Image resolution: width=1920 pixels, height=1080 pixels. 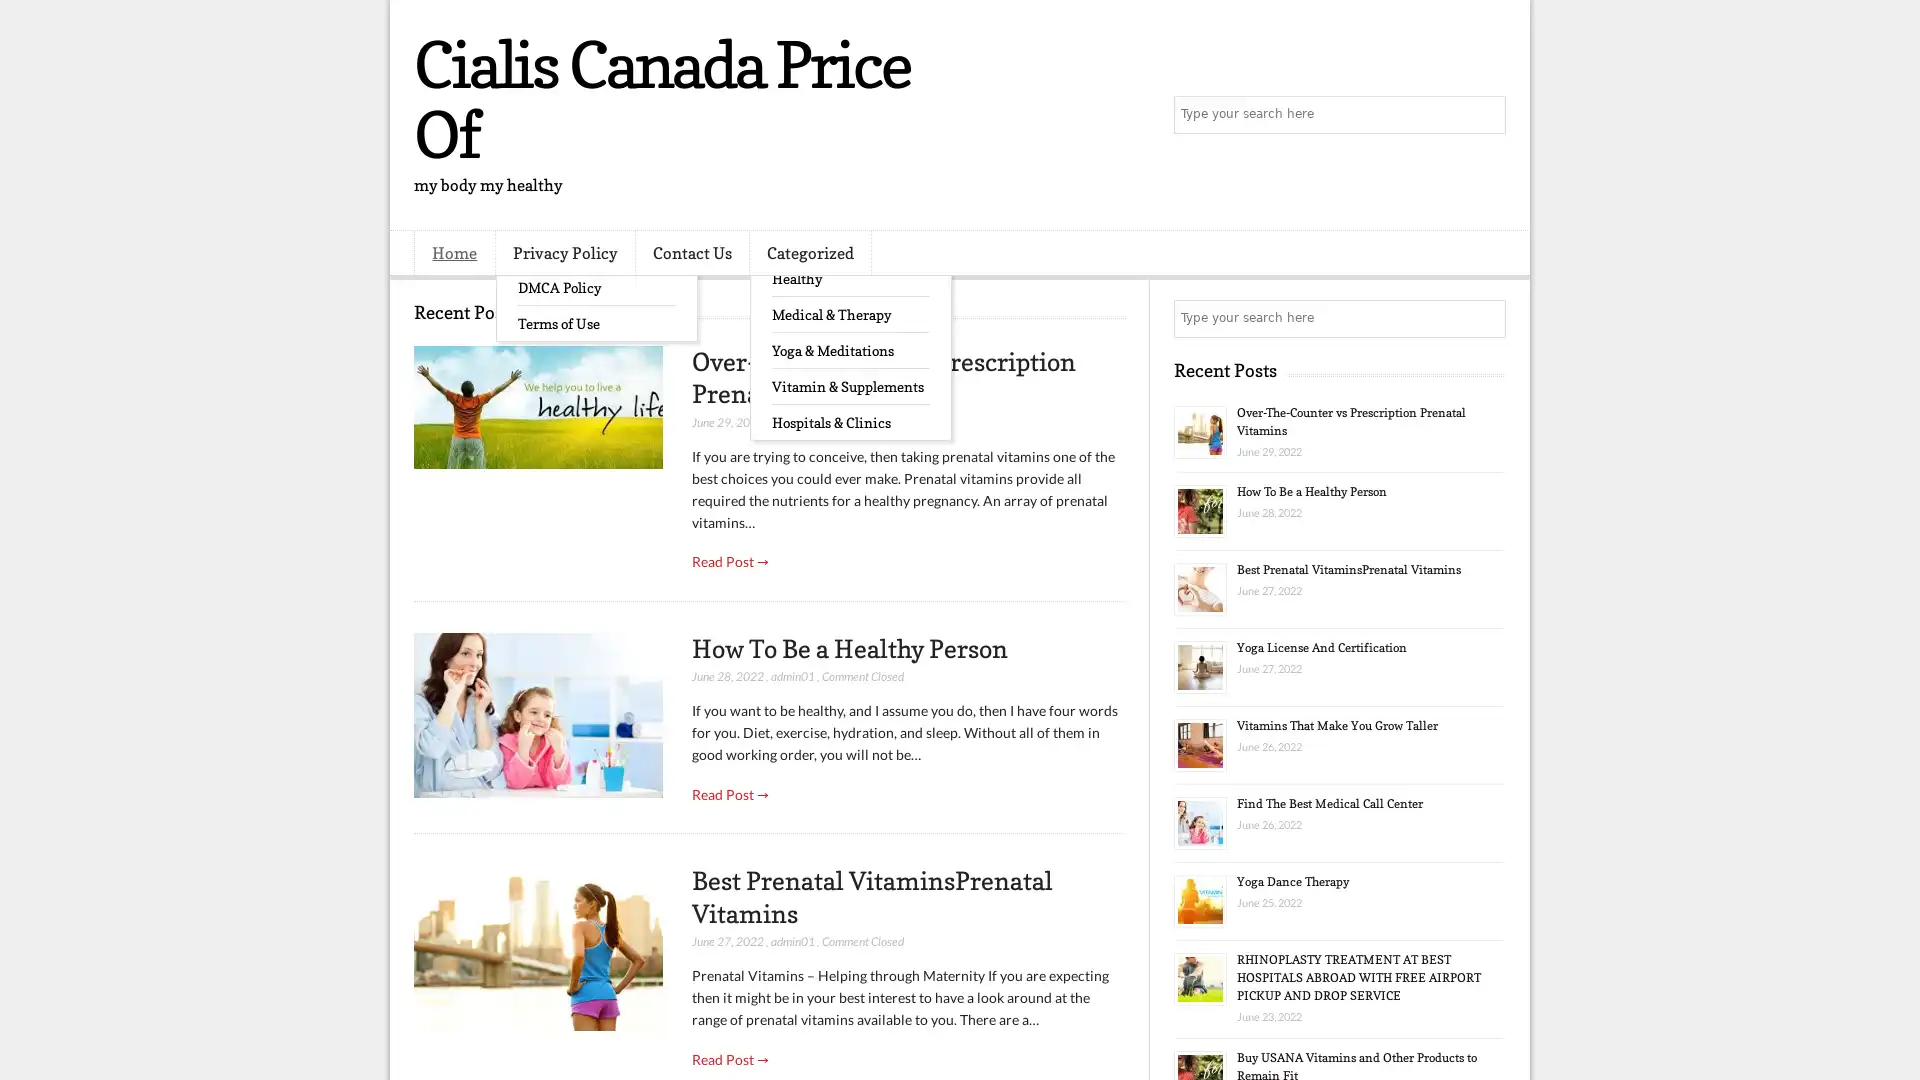 What do you see at coordinates (1485, 115) in the screenshot?
I see `Search` at bounding box center [1485, 115].